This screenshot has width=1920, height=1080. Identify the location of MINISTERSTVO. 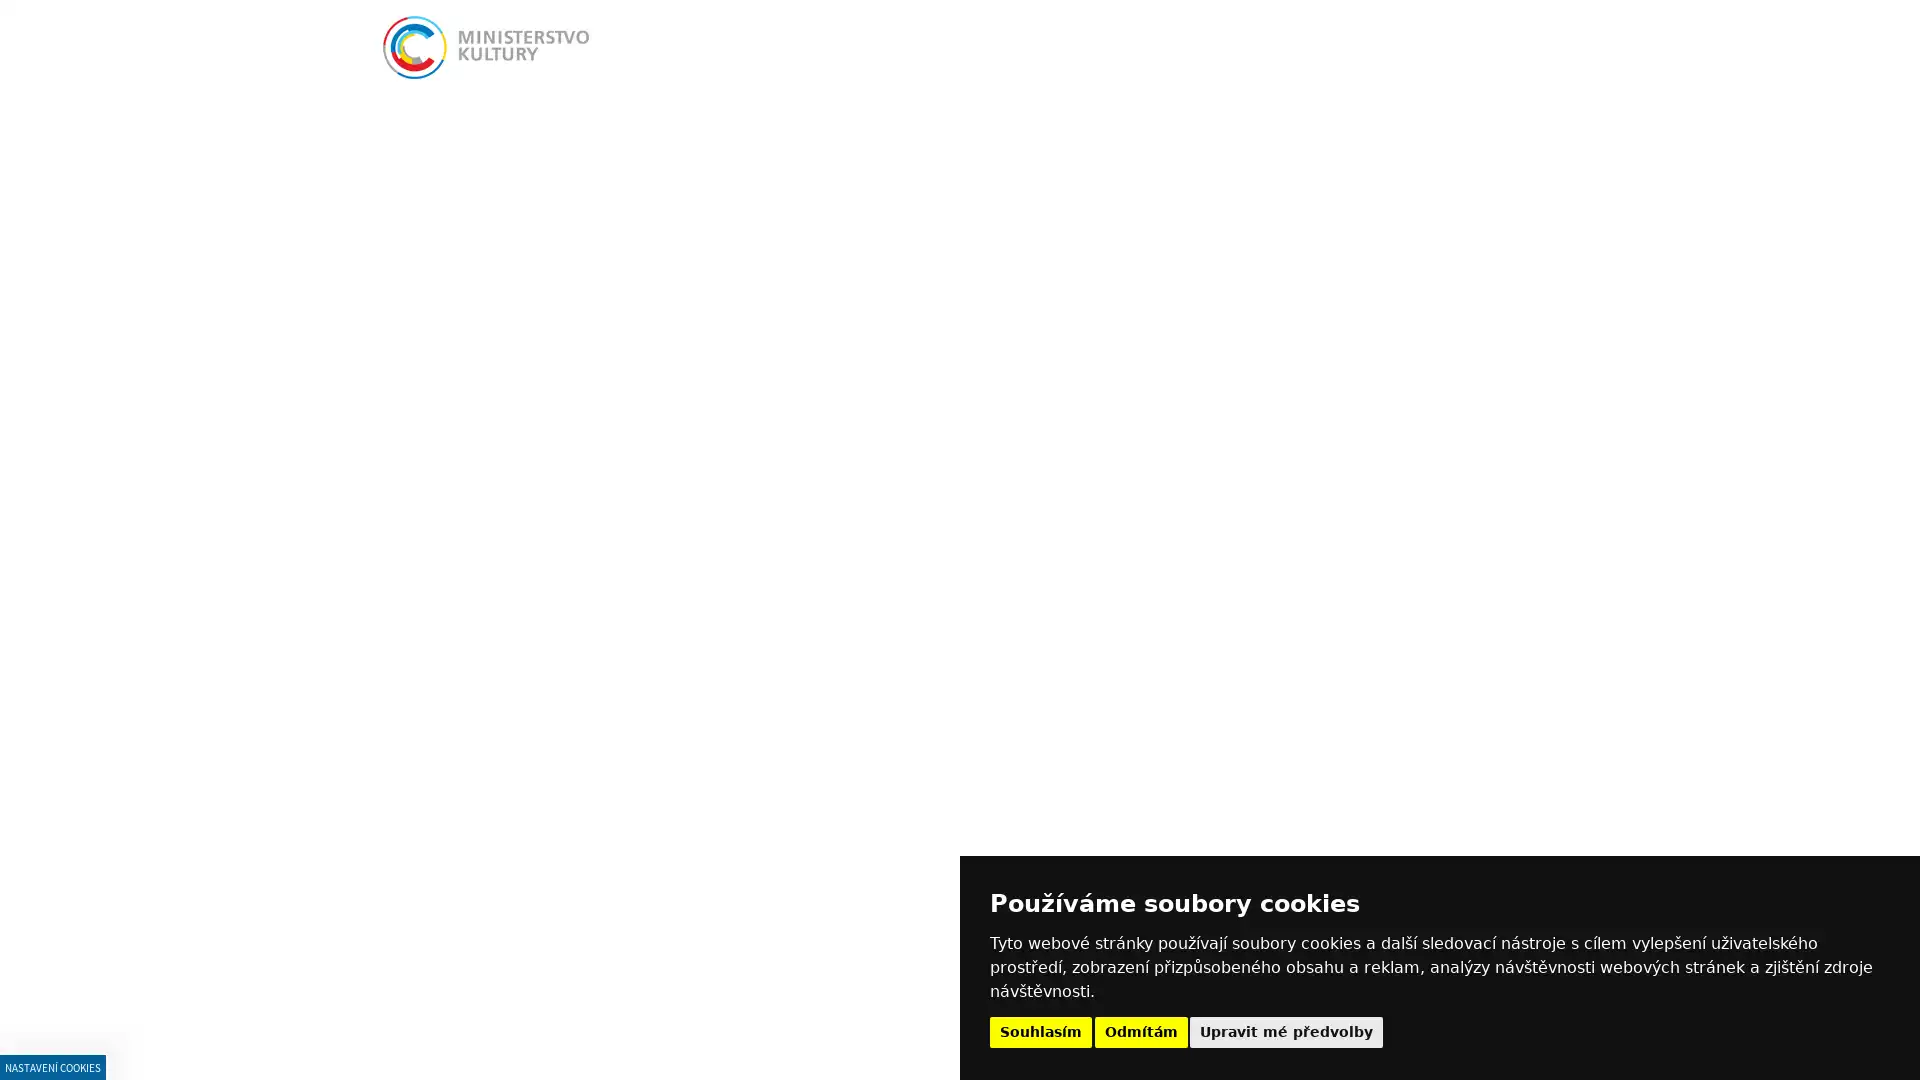
(447, 622).